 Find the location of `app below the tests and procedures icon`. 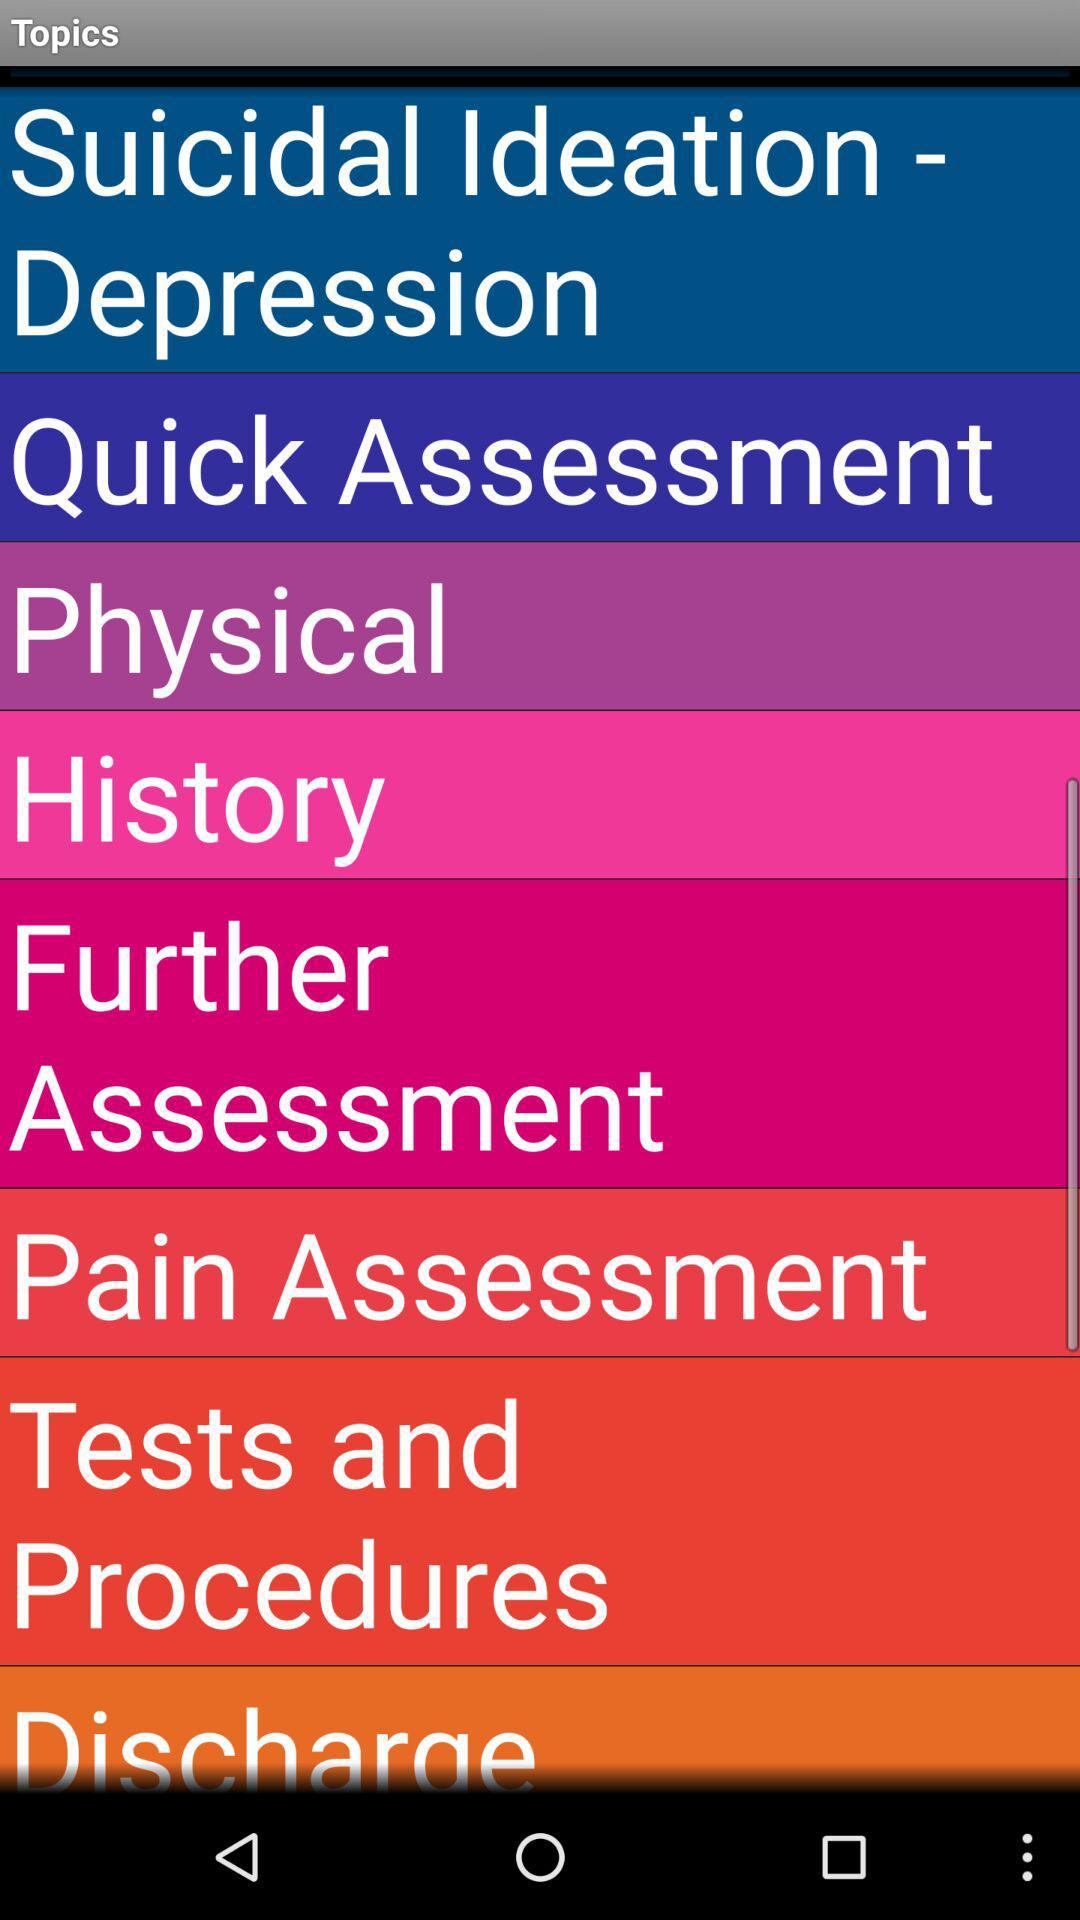

app below the tests and procedures icon is located at coordinates (540, 1729).